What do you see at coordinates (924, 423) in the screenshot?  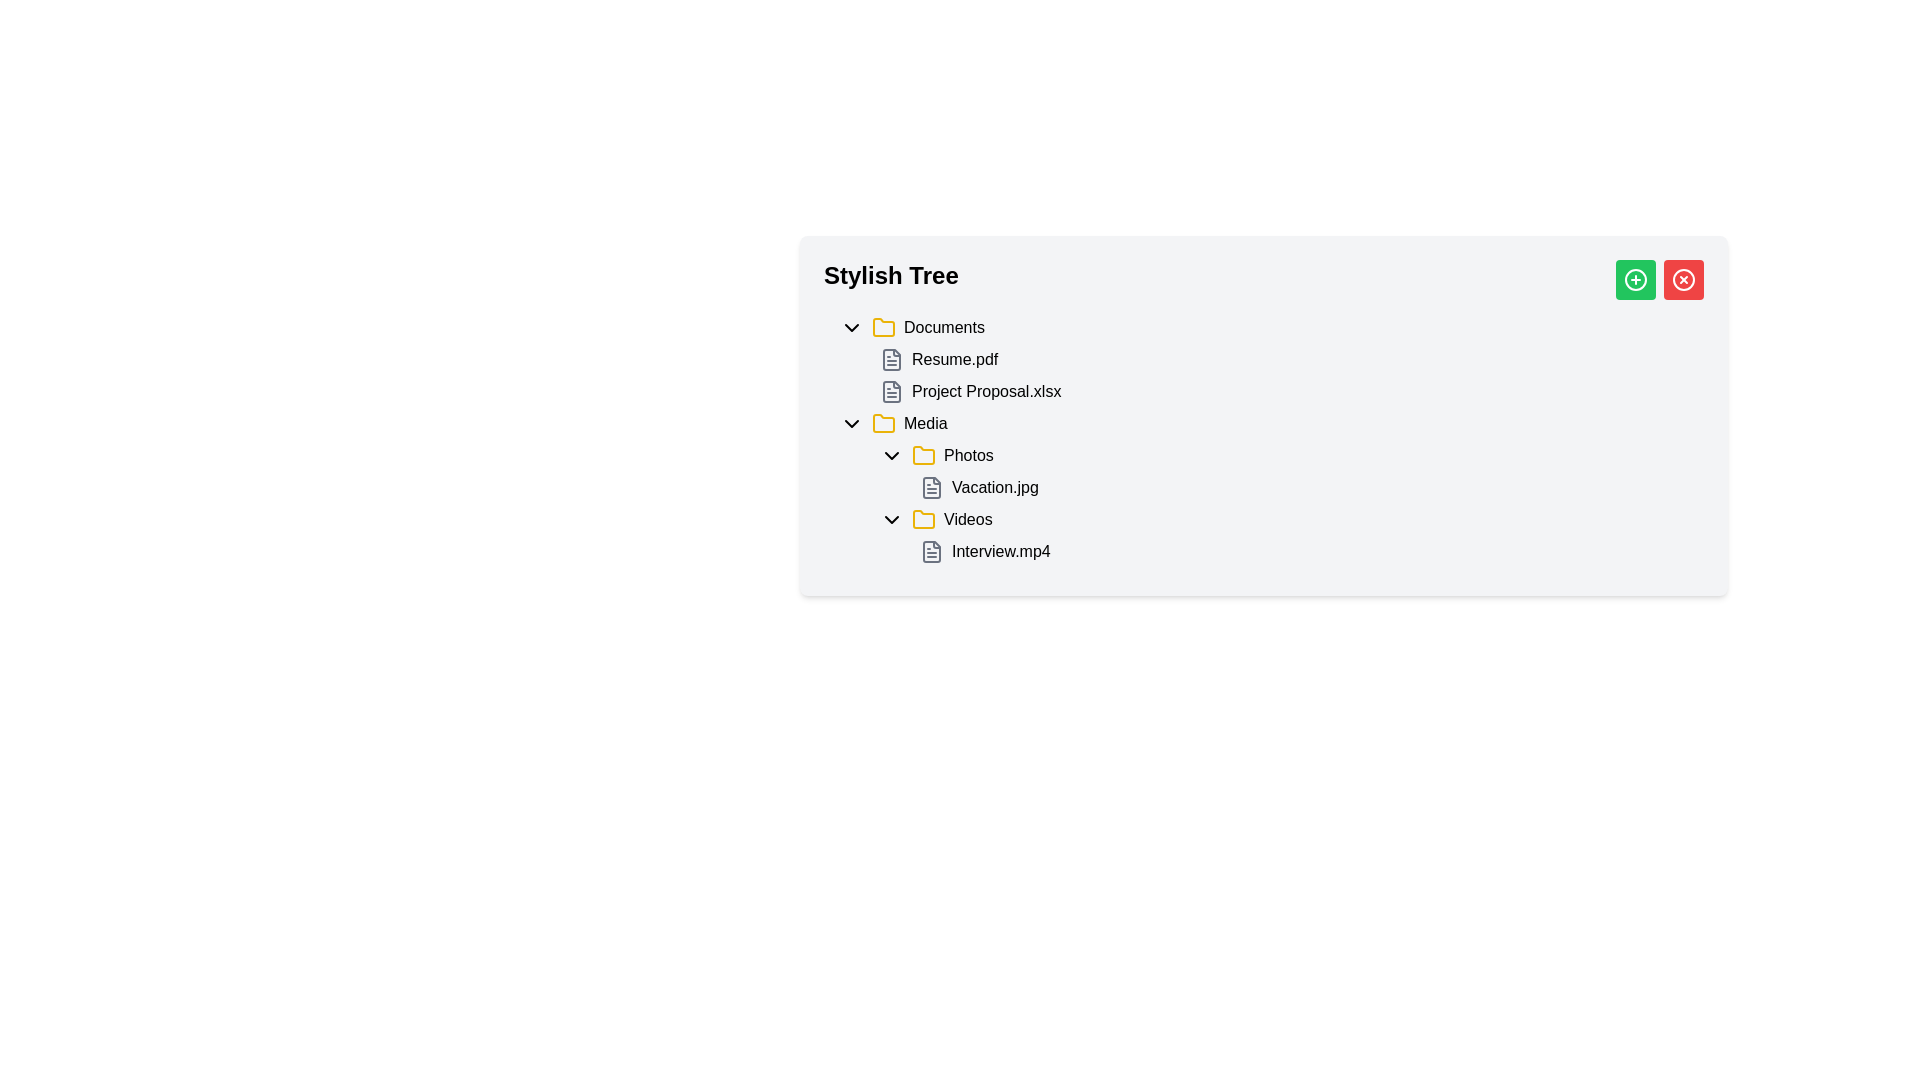 I see `the 'Media' label in the hierarchical tree structure that identifies the folder's contents` at bounding box center [924, 423].